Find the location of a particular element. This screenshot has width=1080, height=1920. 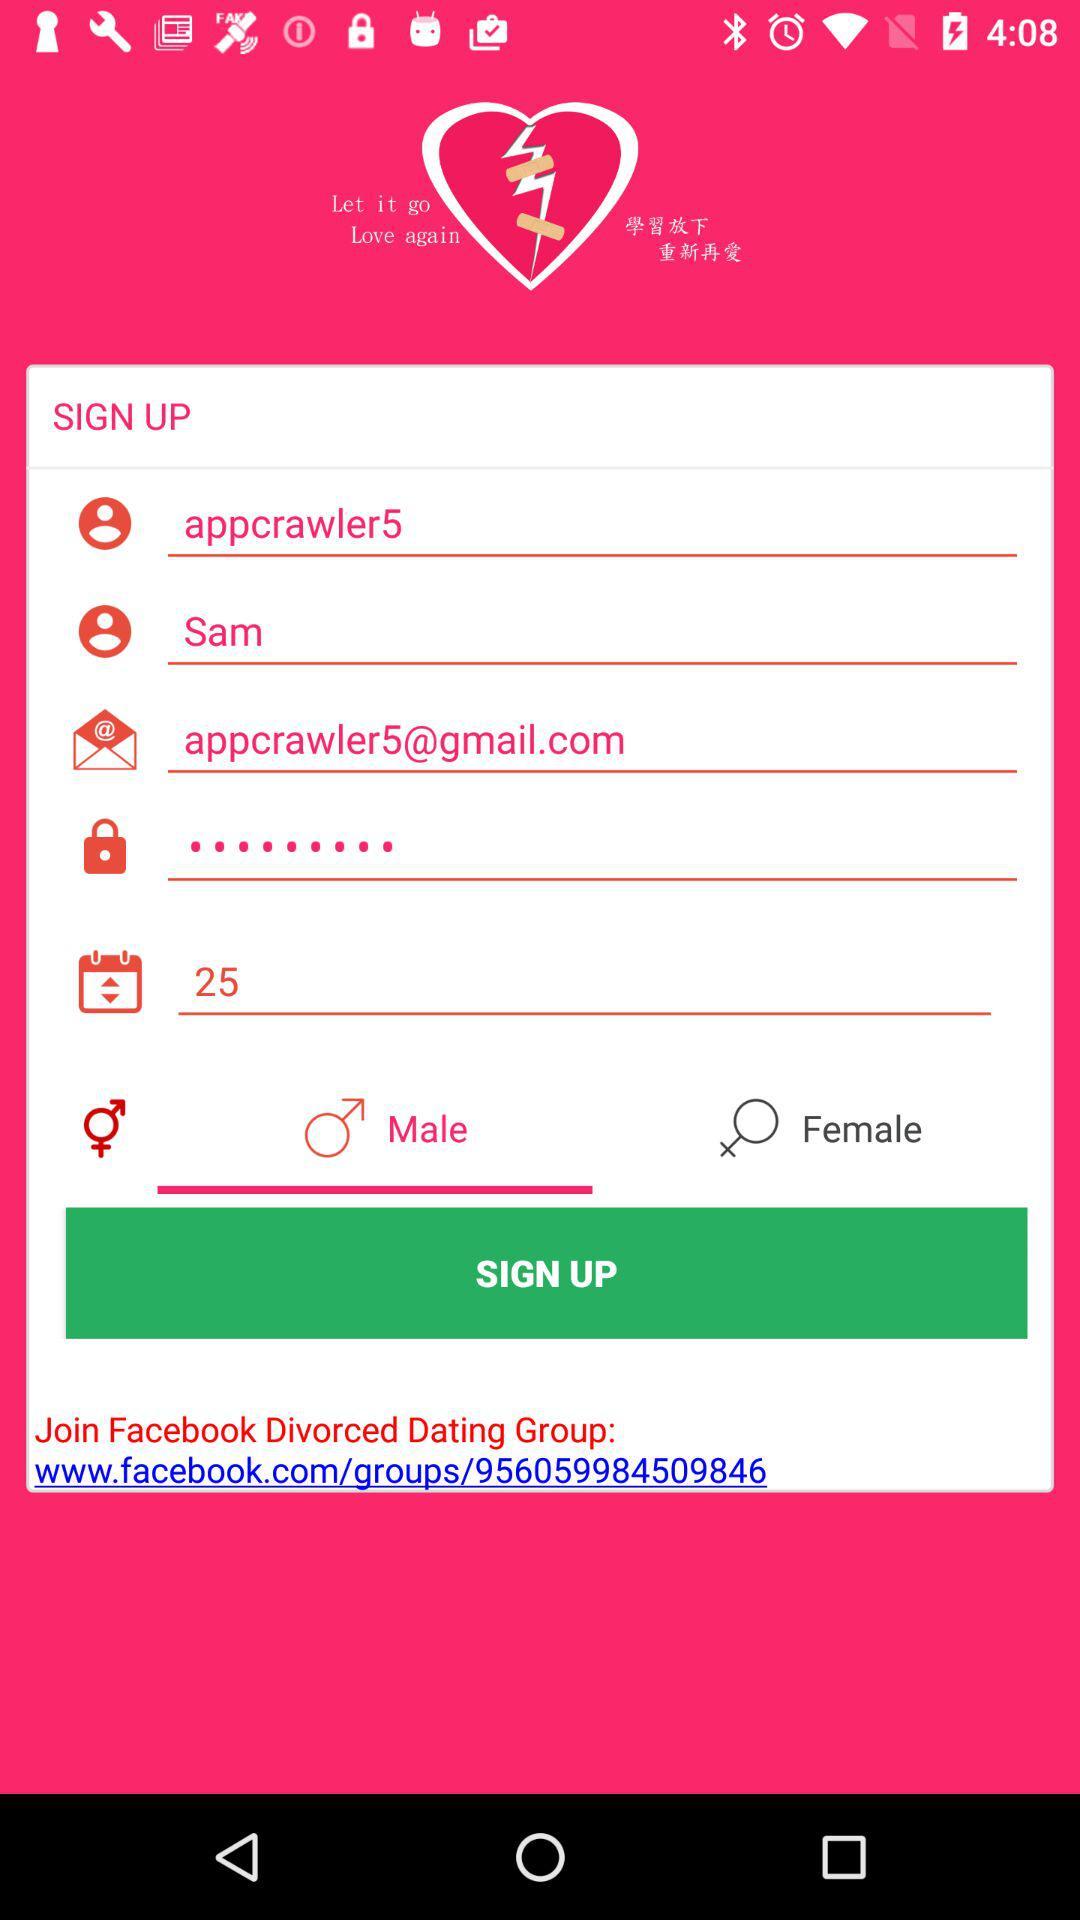

icon below the appcrawler5 is located at coordinates (591, 630).